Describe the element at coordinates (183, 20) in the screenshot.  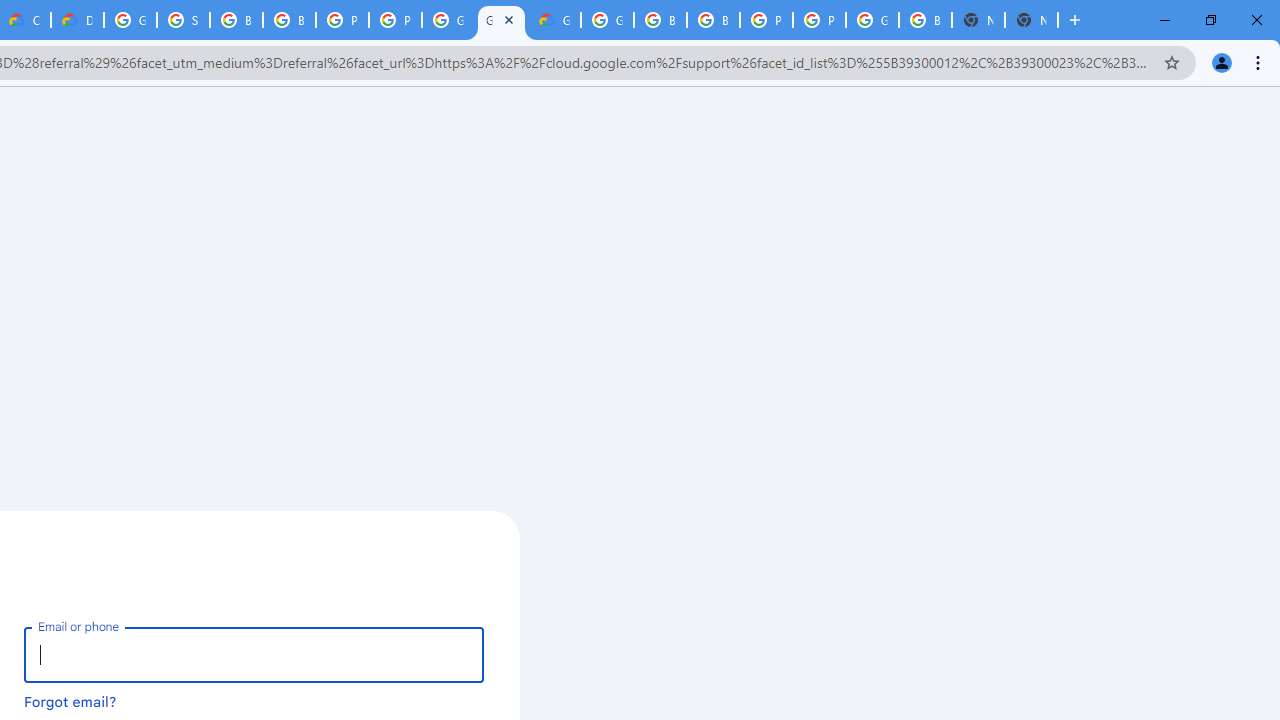
I see `'Sign in - Google Accounts'` at that location.